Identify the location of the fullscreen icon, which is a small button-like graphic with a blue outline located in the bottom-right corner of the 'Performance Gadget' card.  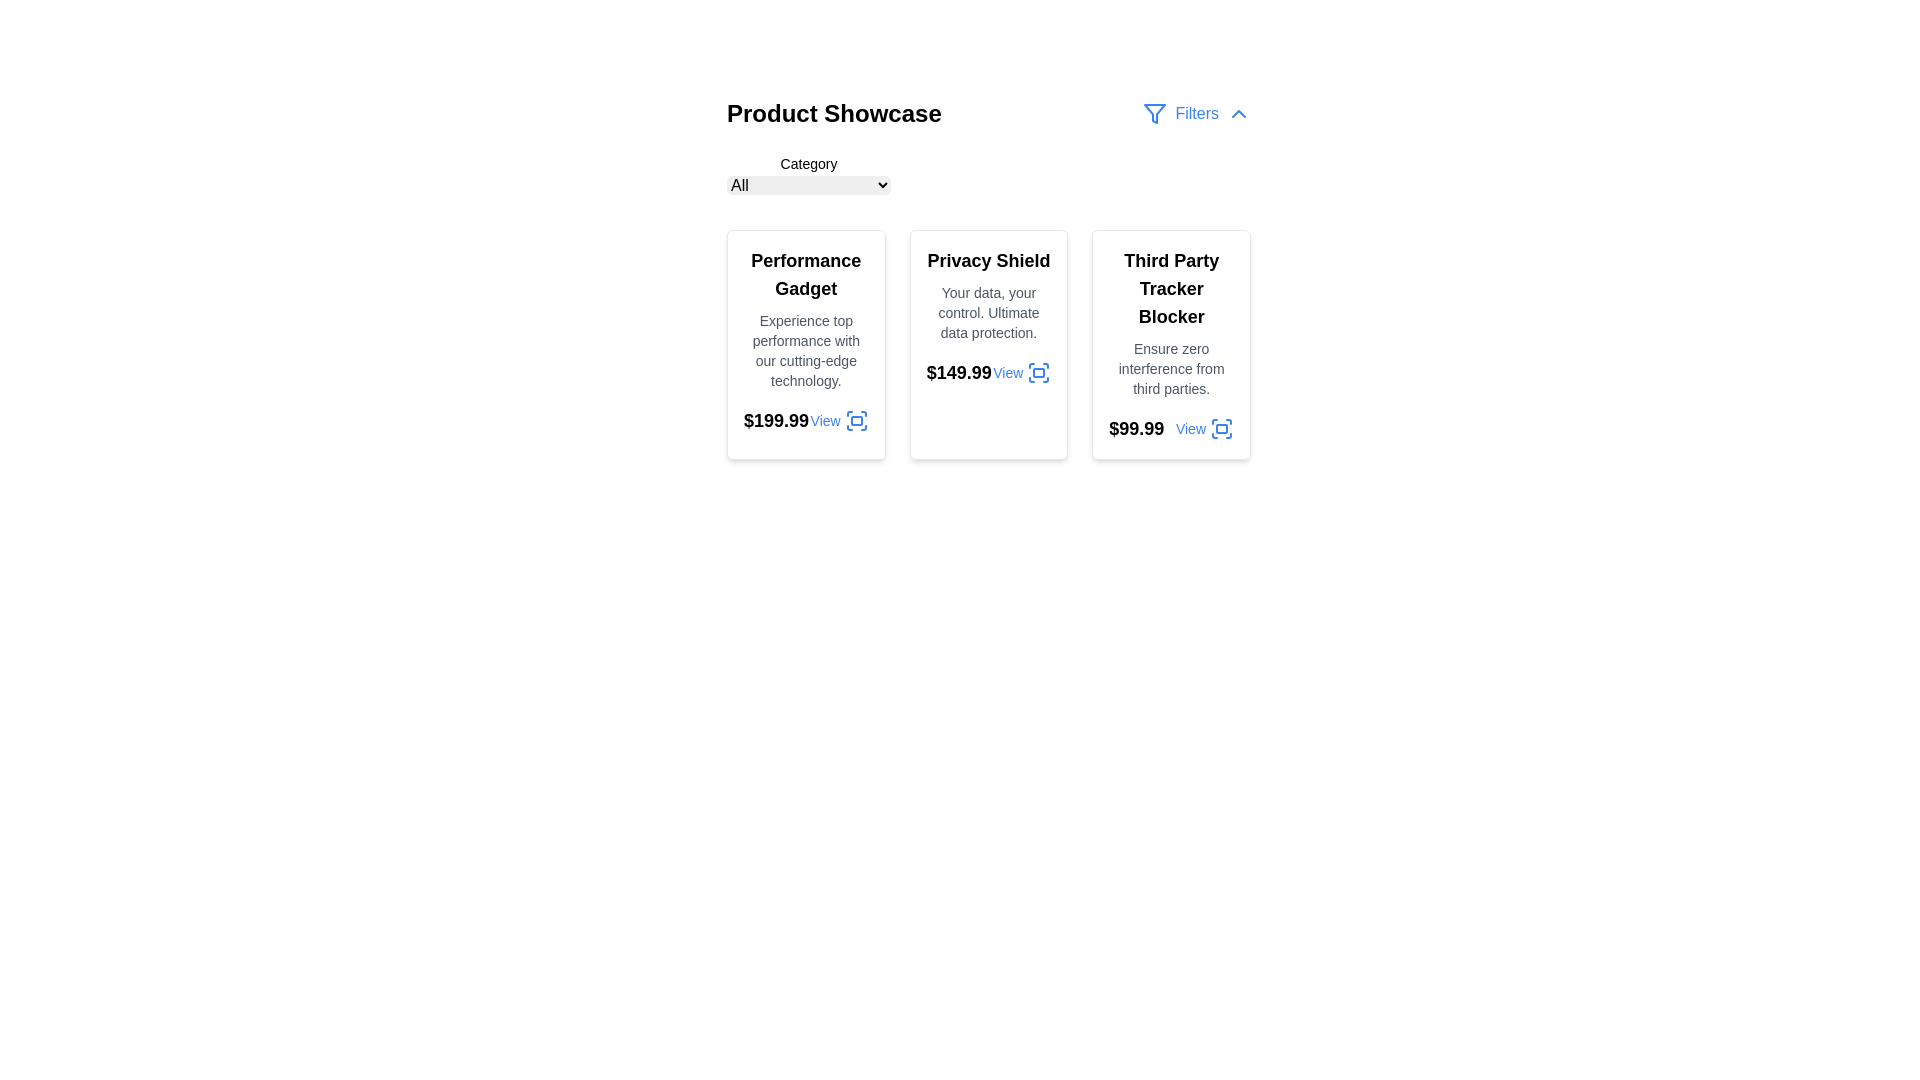
(856, 419).